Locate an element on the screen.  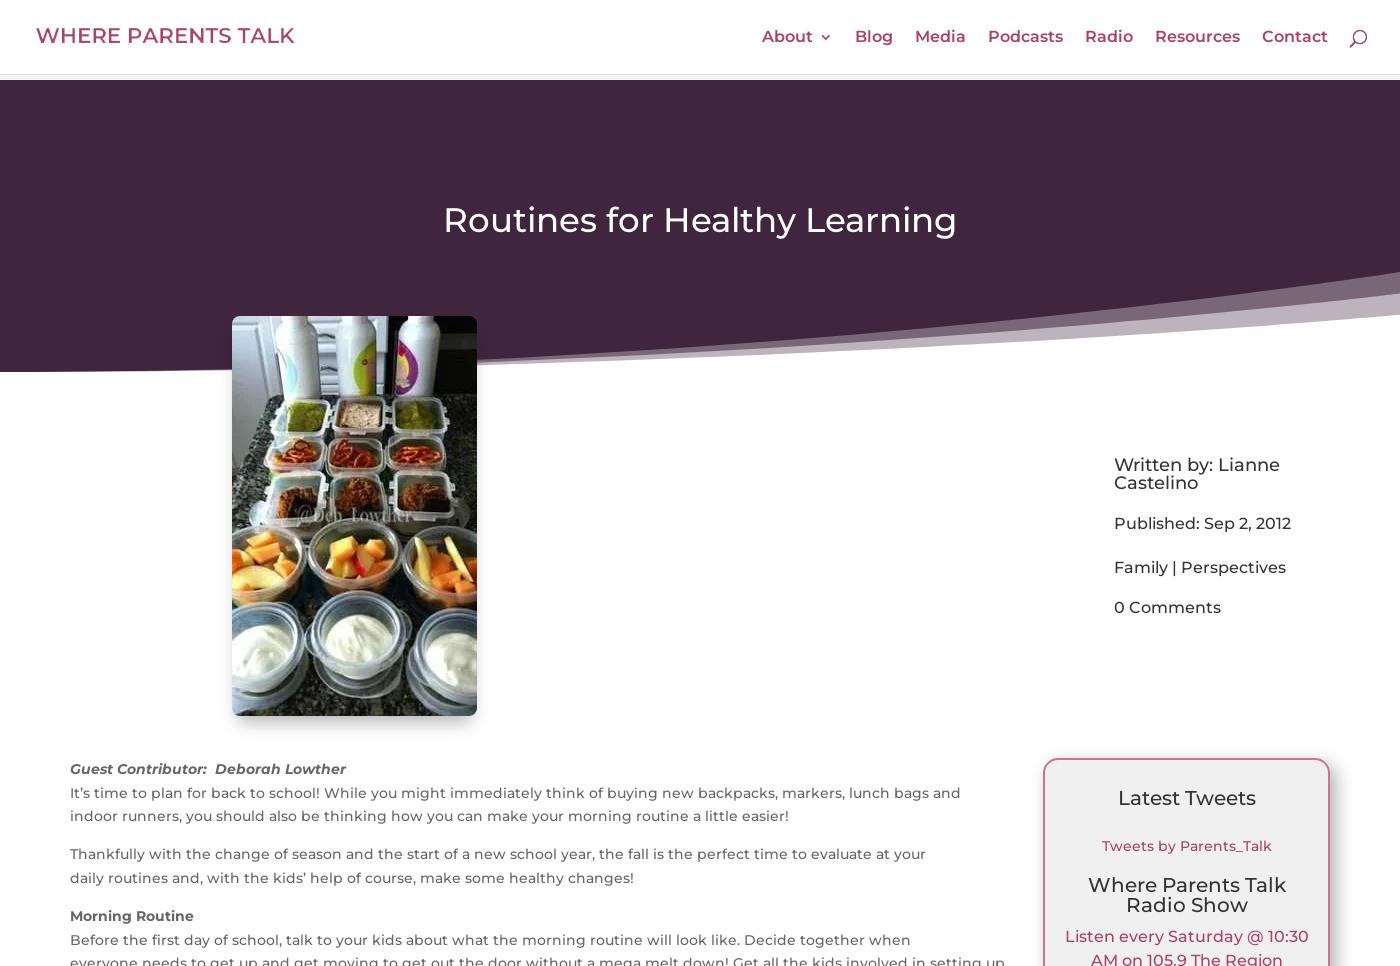
'Perspectives' is located at coordinates (1232, 565).